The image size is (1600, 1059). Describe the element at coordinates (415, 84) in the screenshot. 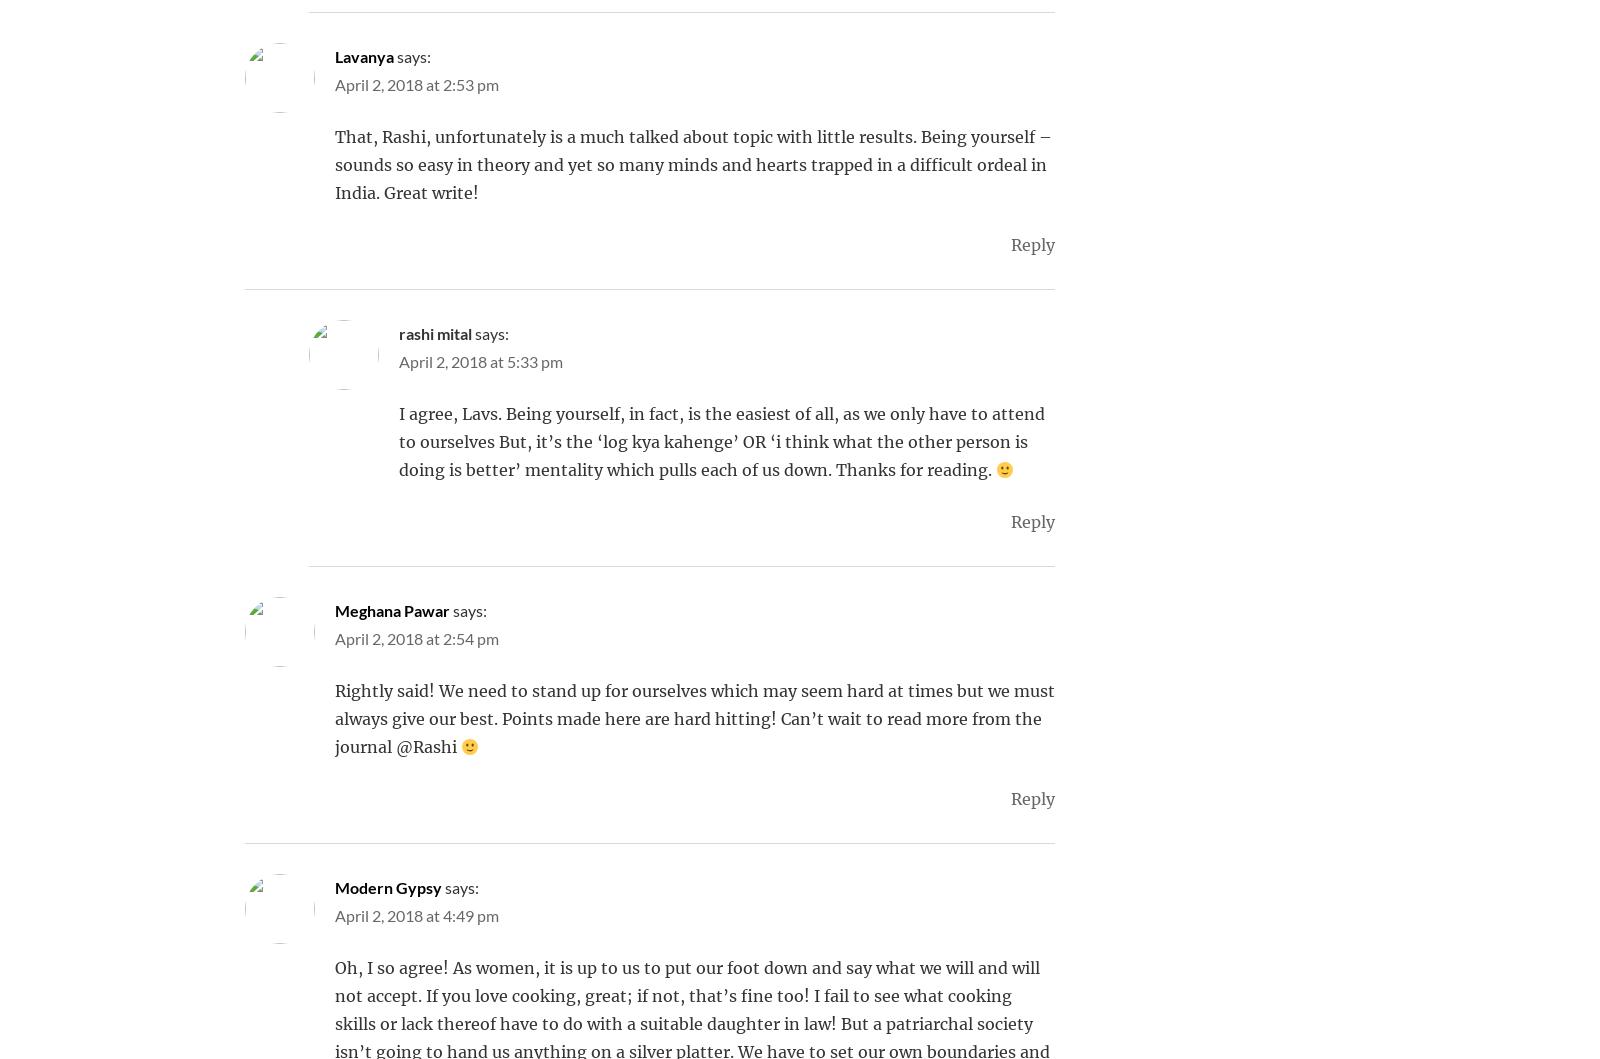

I see `'April 2, 2018 at 2:53 pm'` at that location.